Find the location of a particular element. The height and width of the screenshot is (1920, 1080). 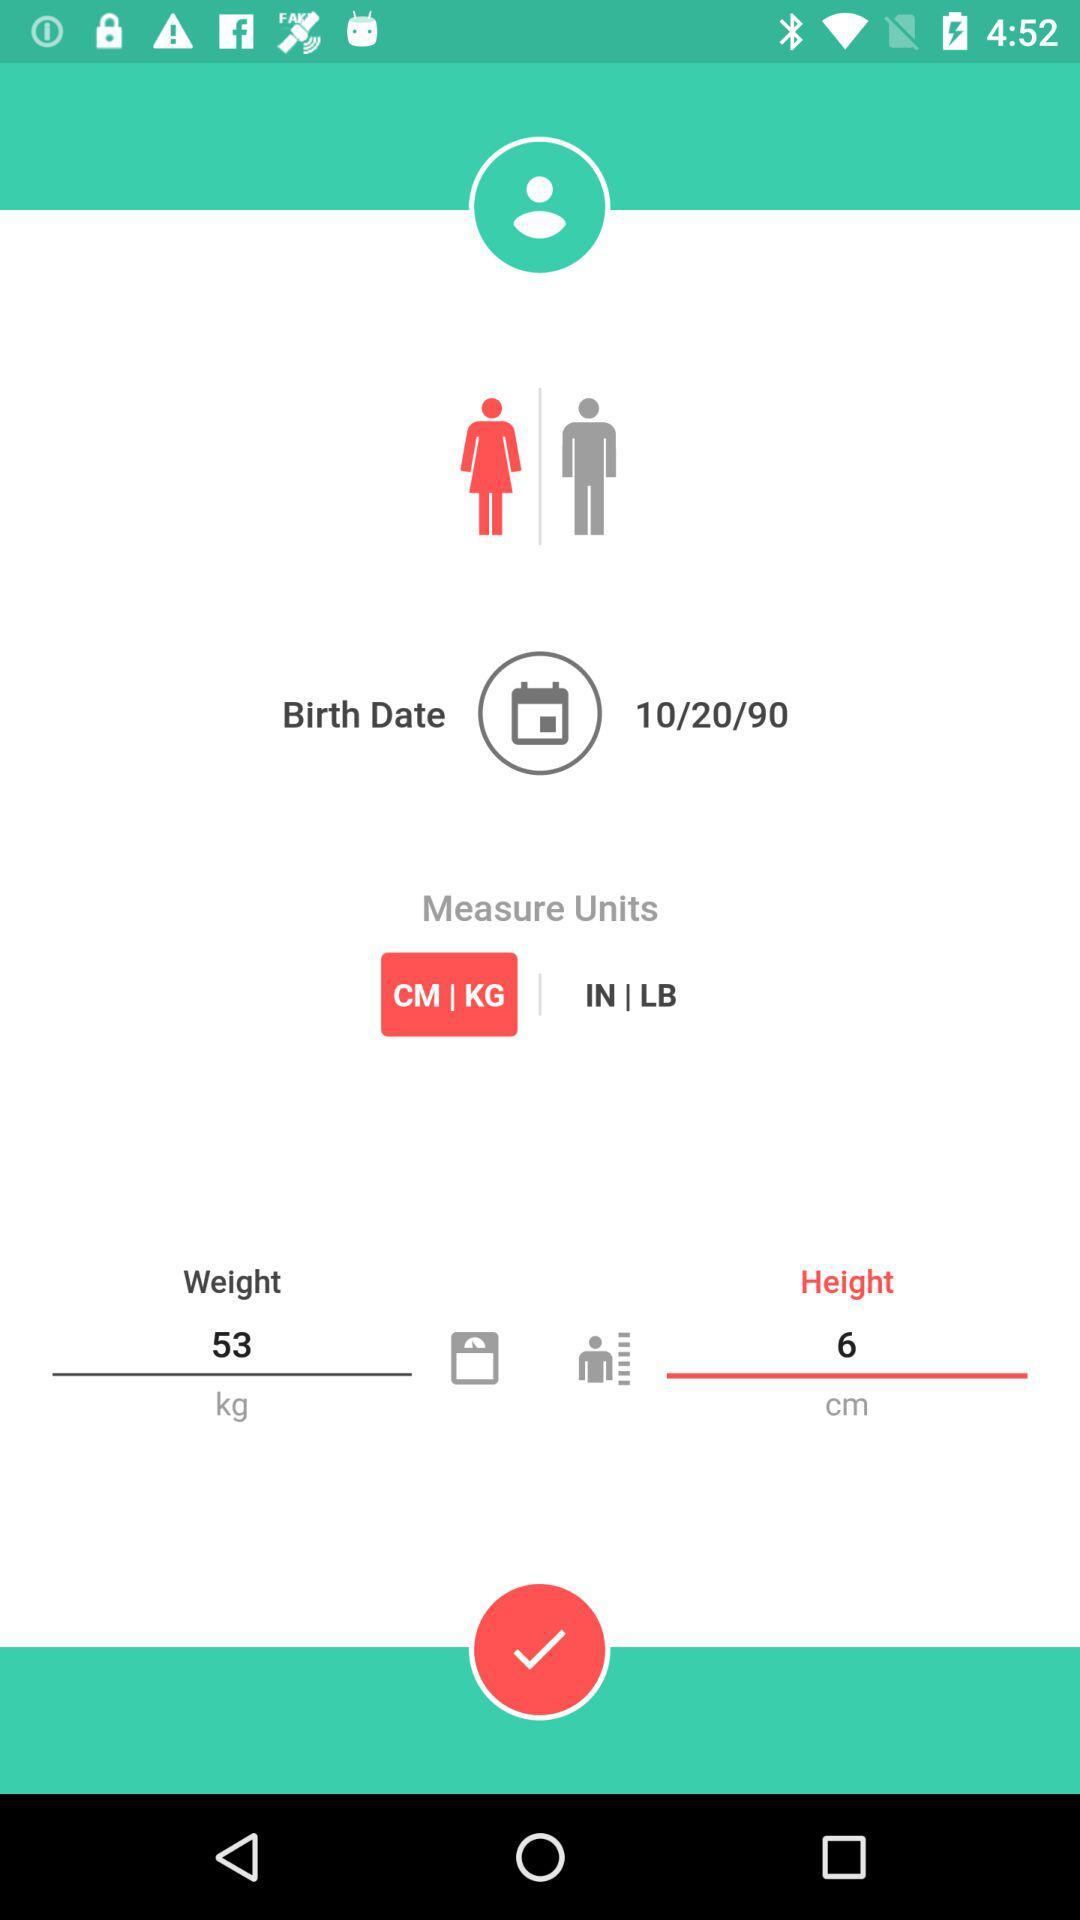

birth date type is located at coordinates (540, 713).